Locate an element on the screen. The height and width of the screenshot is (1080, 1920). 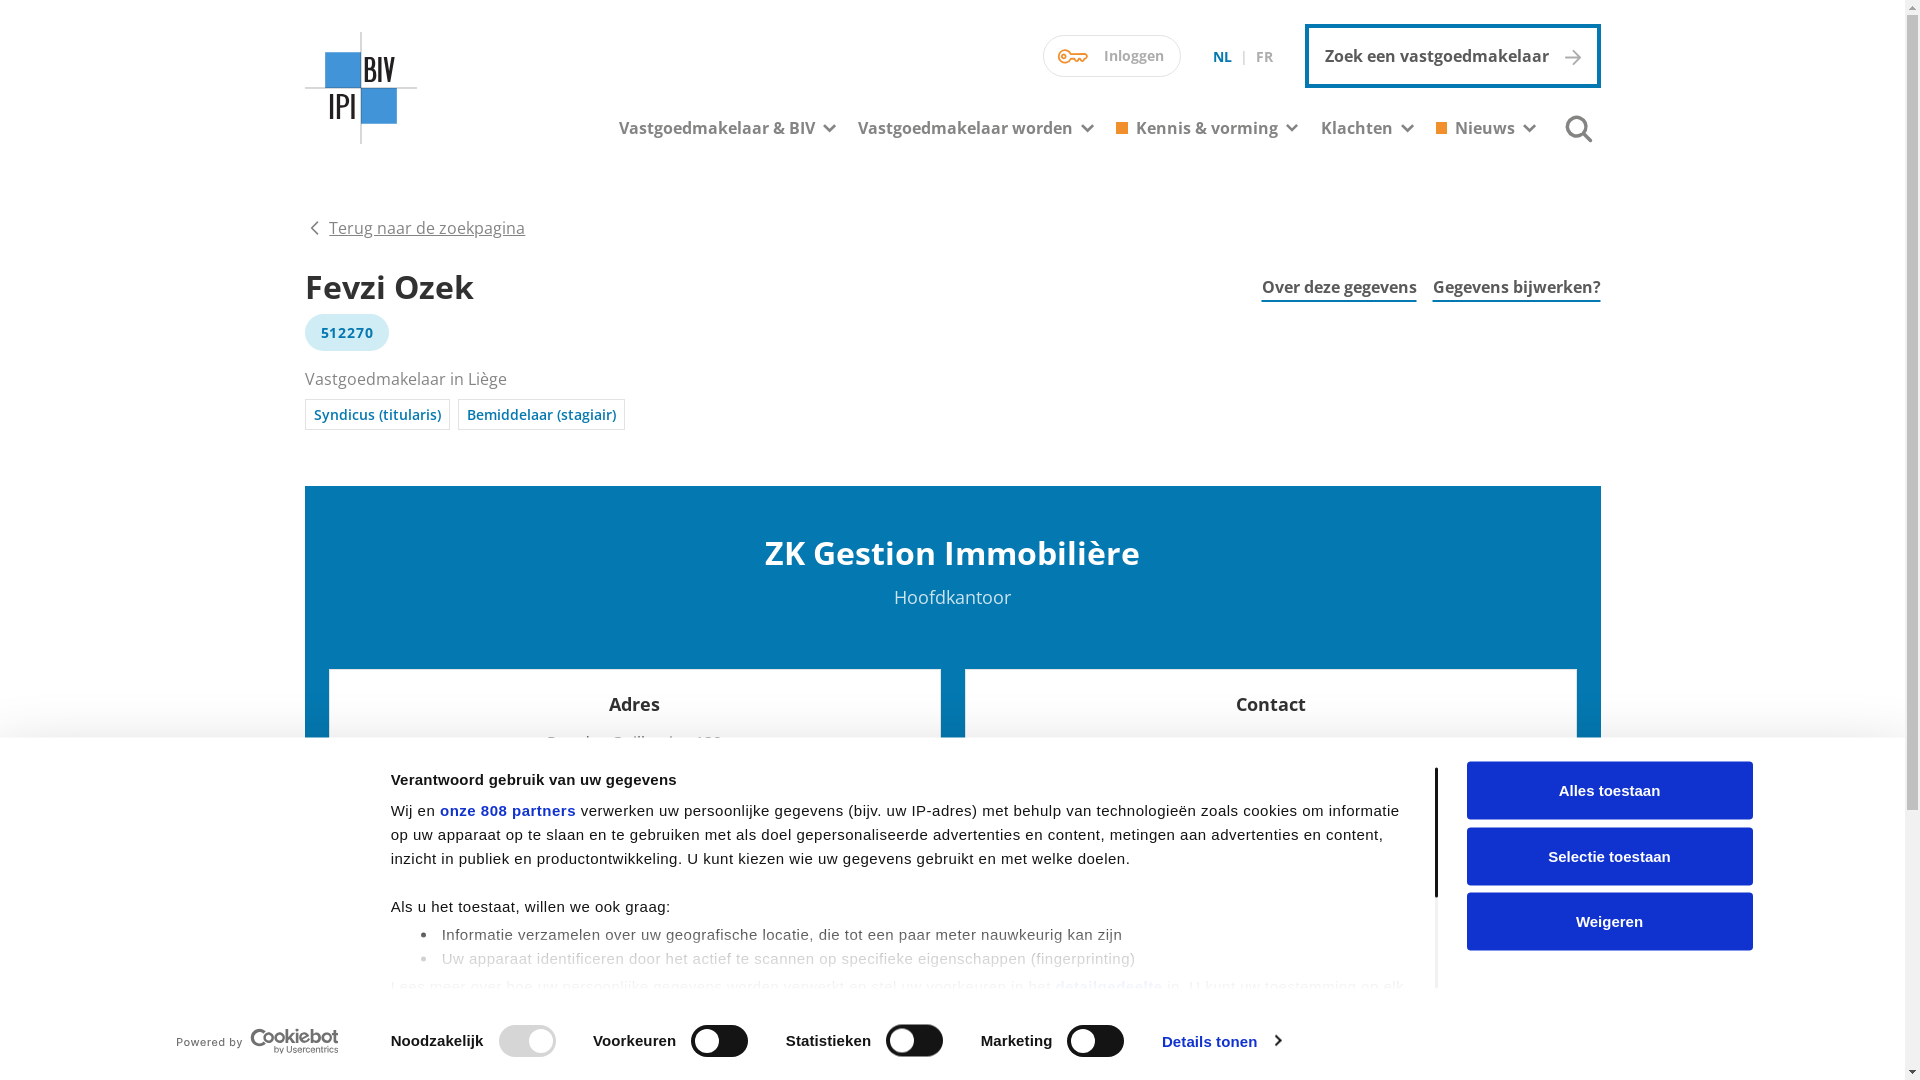
'onze 808 partners' is located at coordinates (508, 810).